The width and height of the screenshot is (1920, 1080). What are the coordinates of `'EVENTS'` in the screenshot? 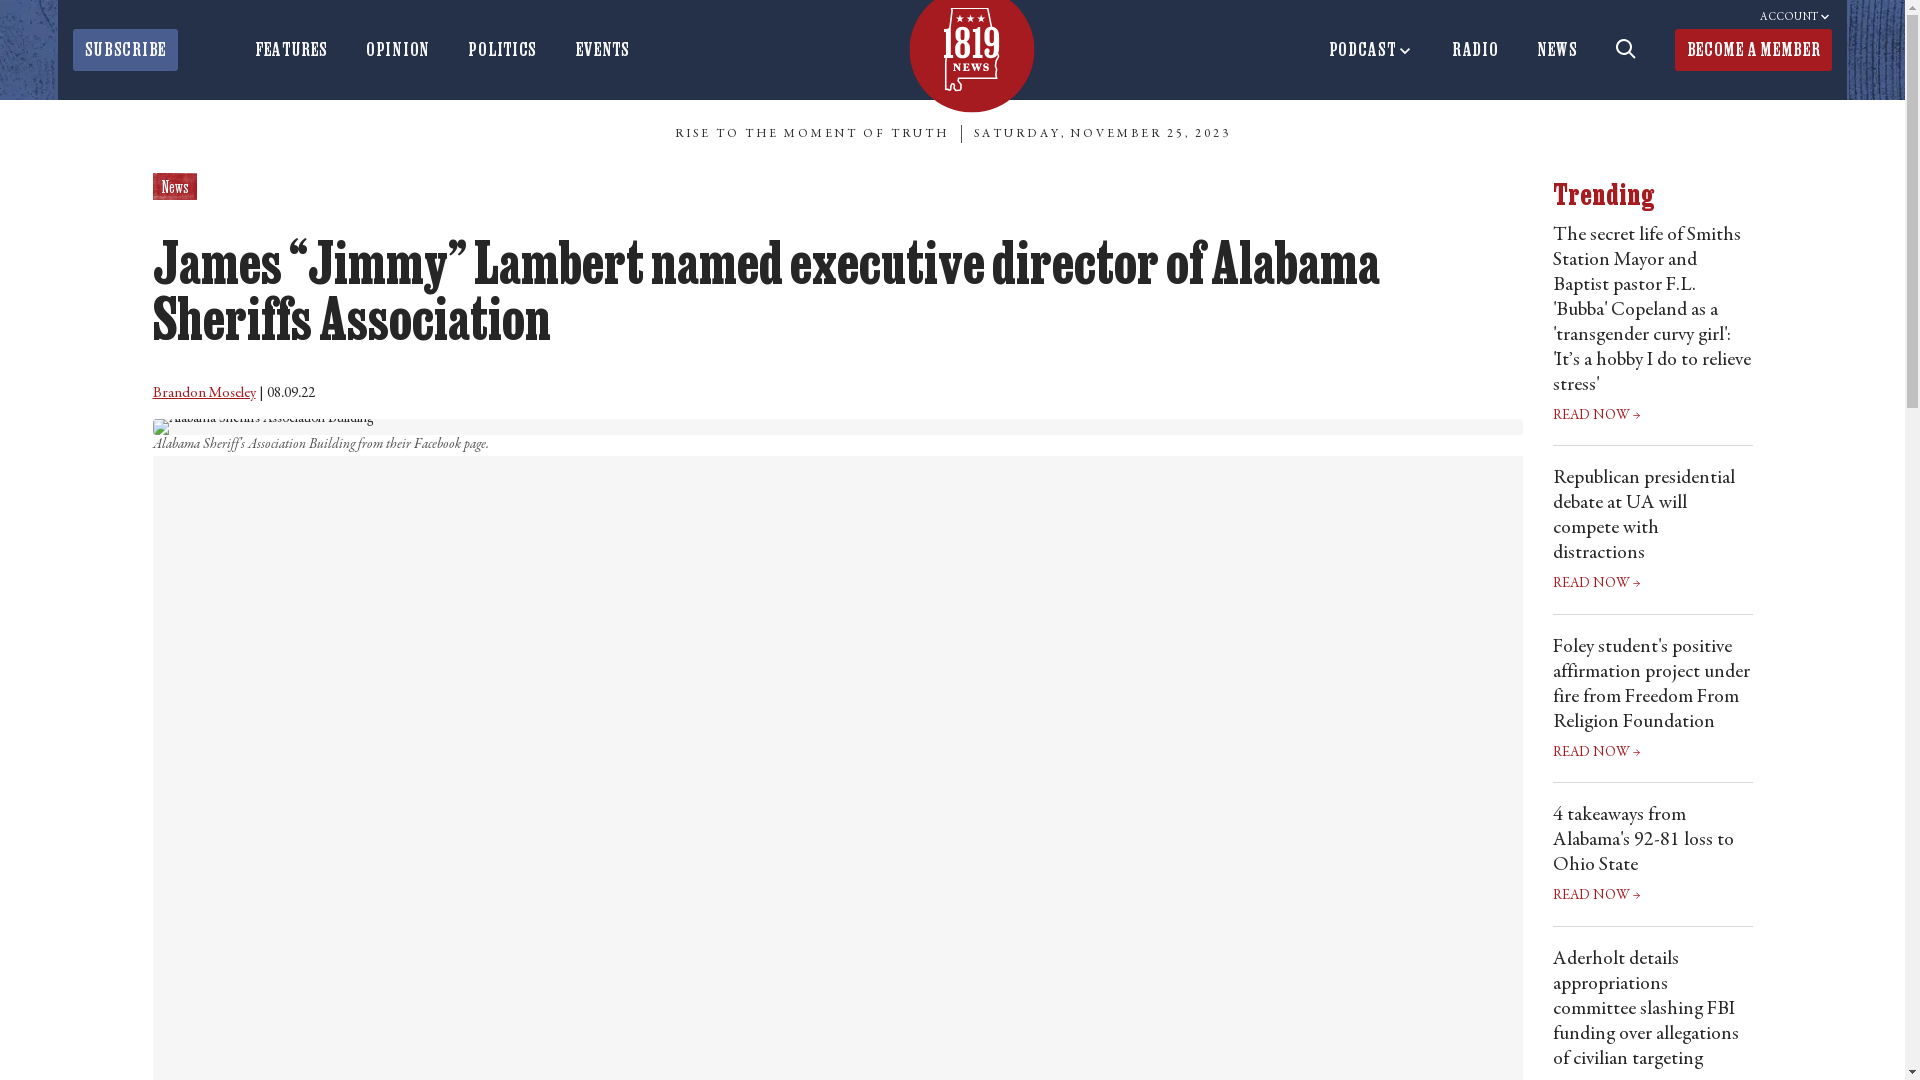 It's located at (602, 49).